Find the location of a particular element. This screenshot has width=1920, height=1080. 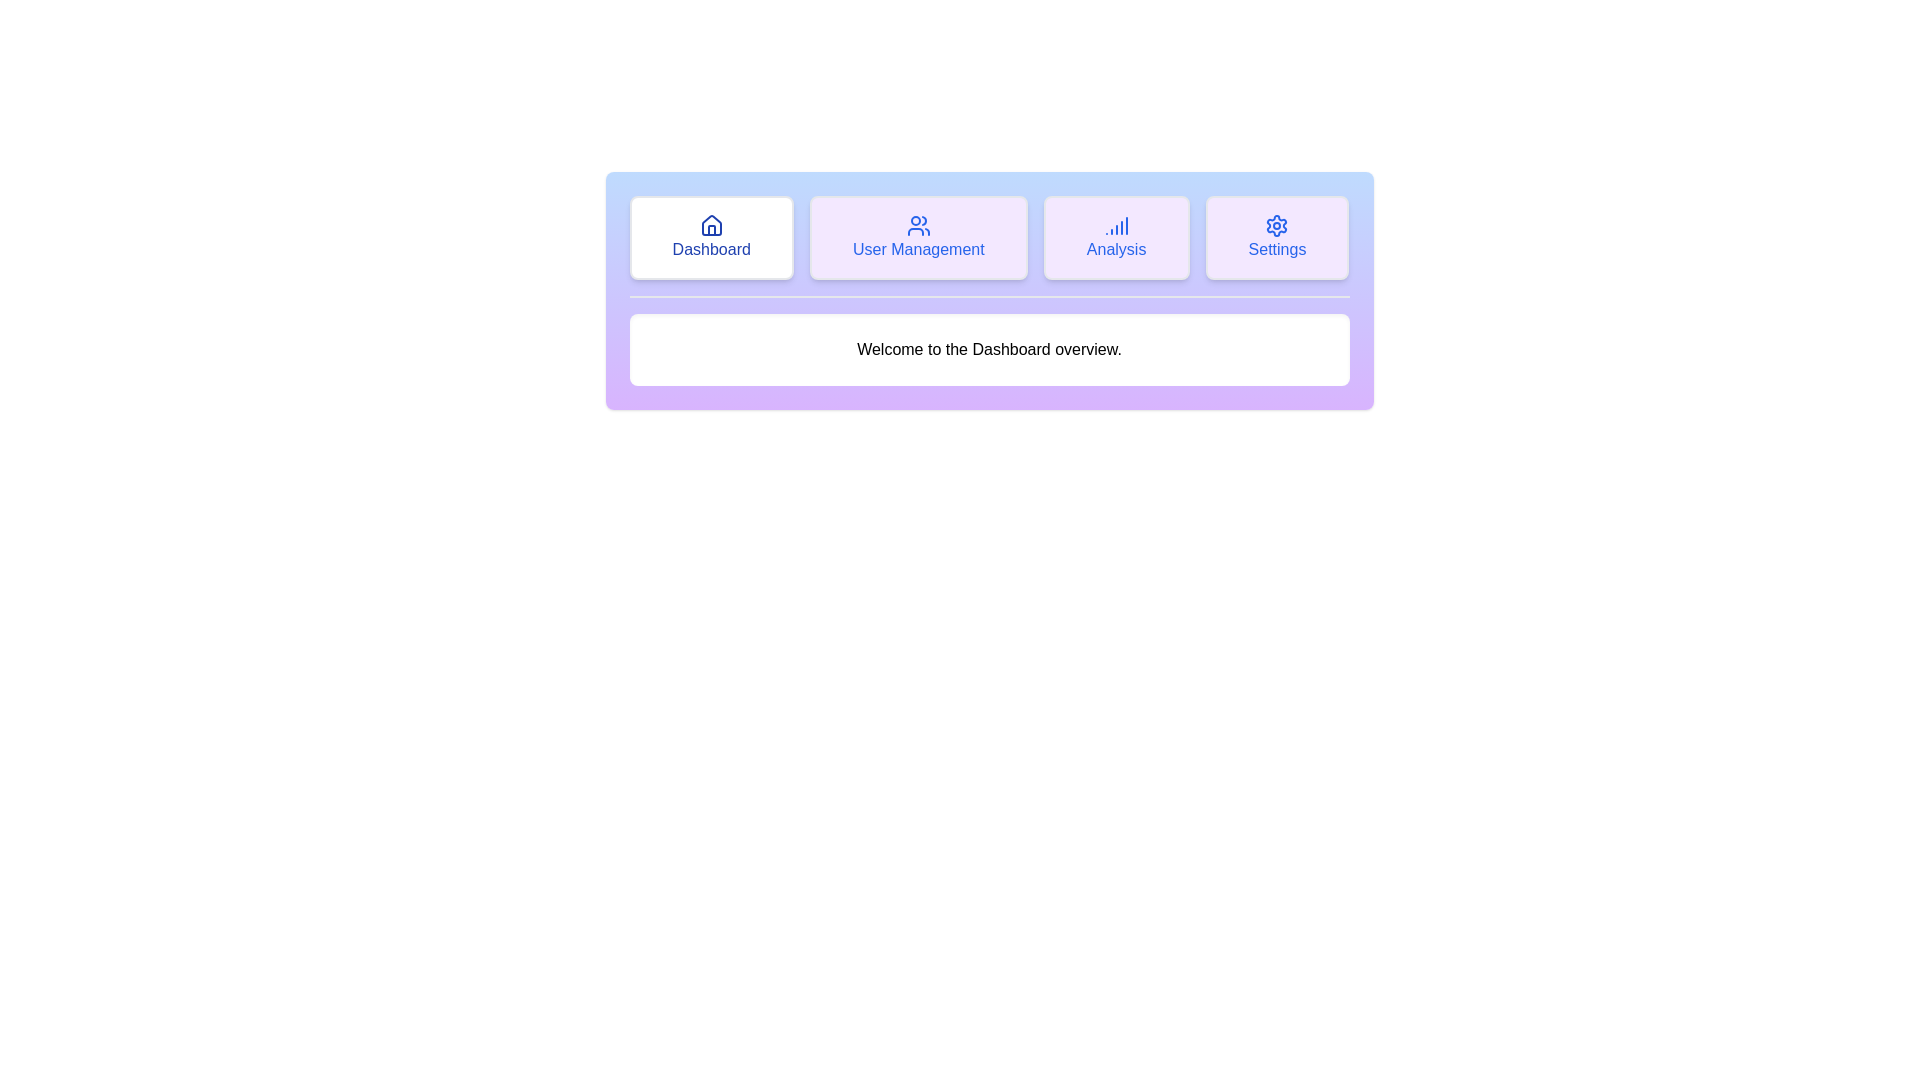

the 'Settings' text label, which visually represents the title and indicates the settings section of the application is located at coordinates (1276, 249).